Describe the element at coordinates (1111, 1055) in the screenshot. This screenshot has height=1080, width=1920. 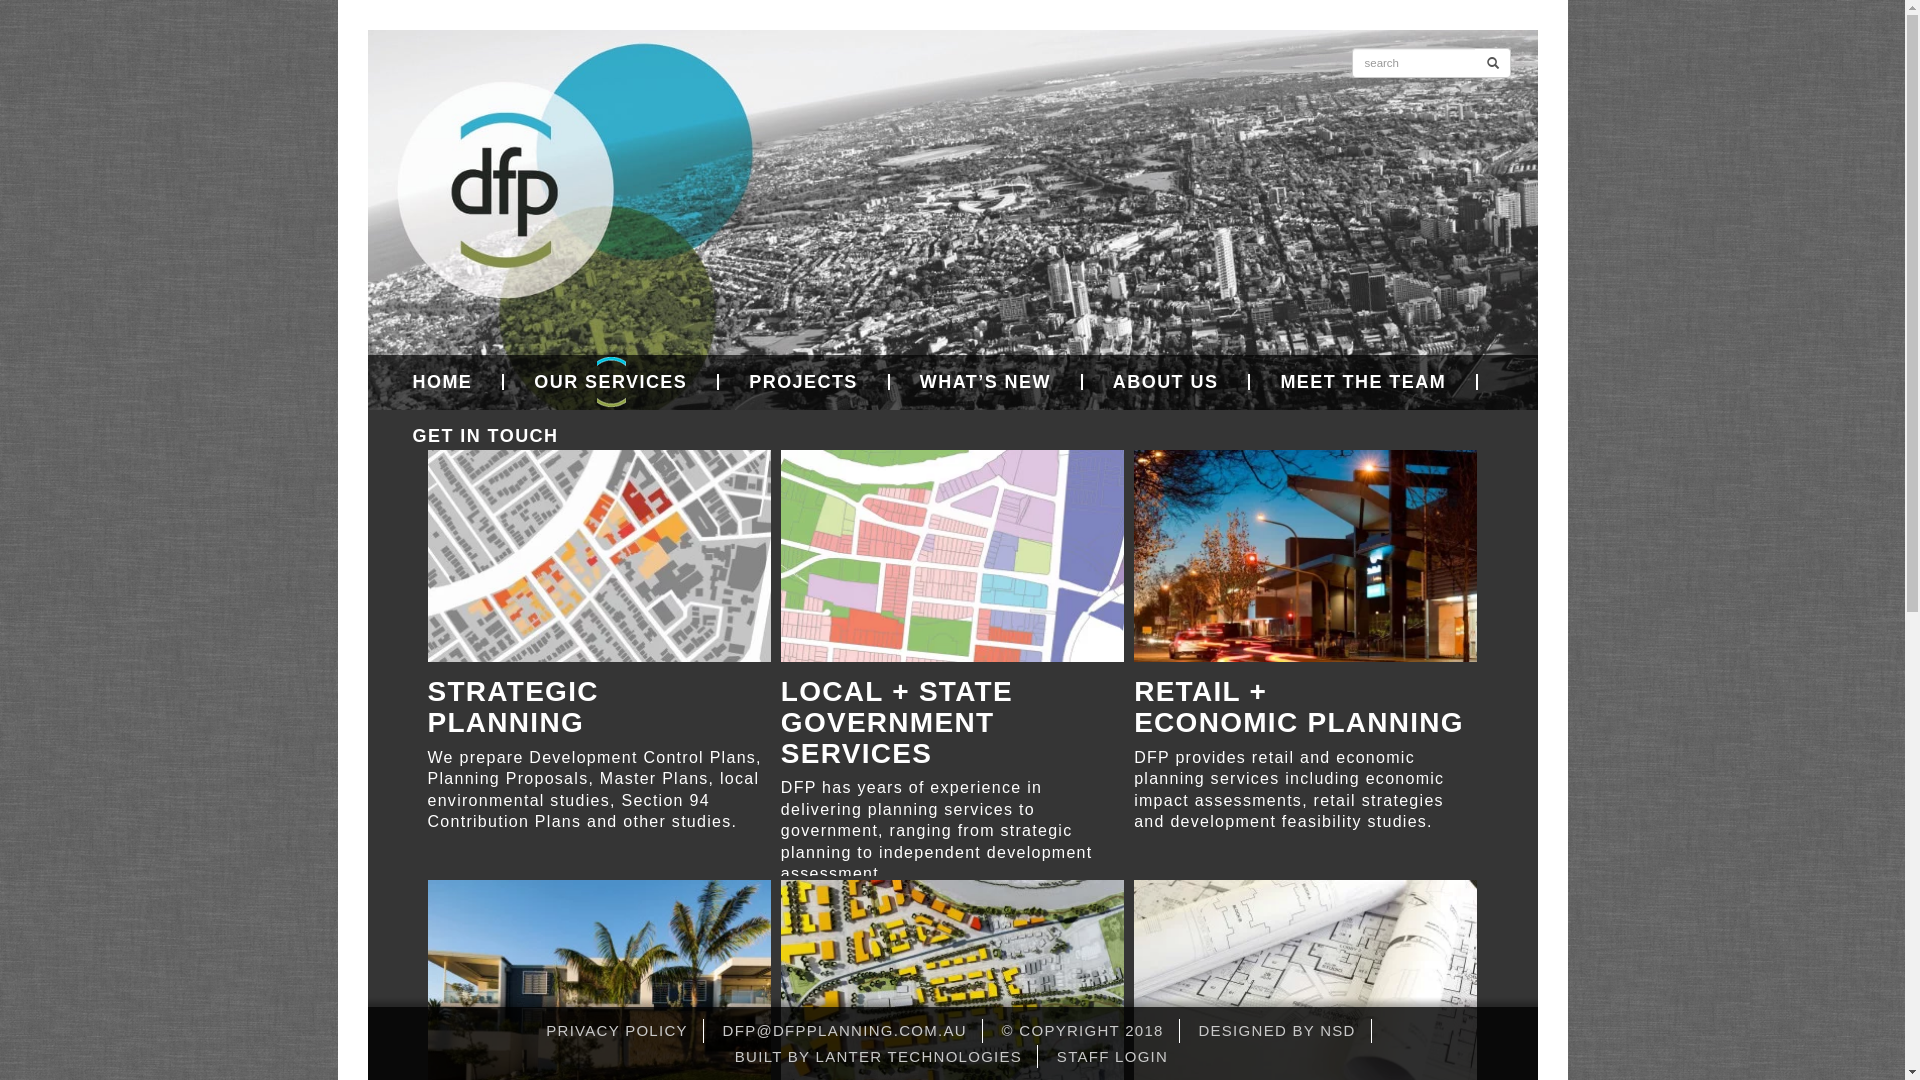
I see `'STAFF LOGIN'` at that location.